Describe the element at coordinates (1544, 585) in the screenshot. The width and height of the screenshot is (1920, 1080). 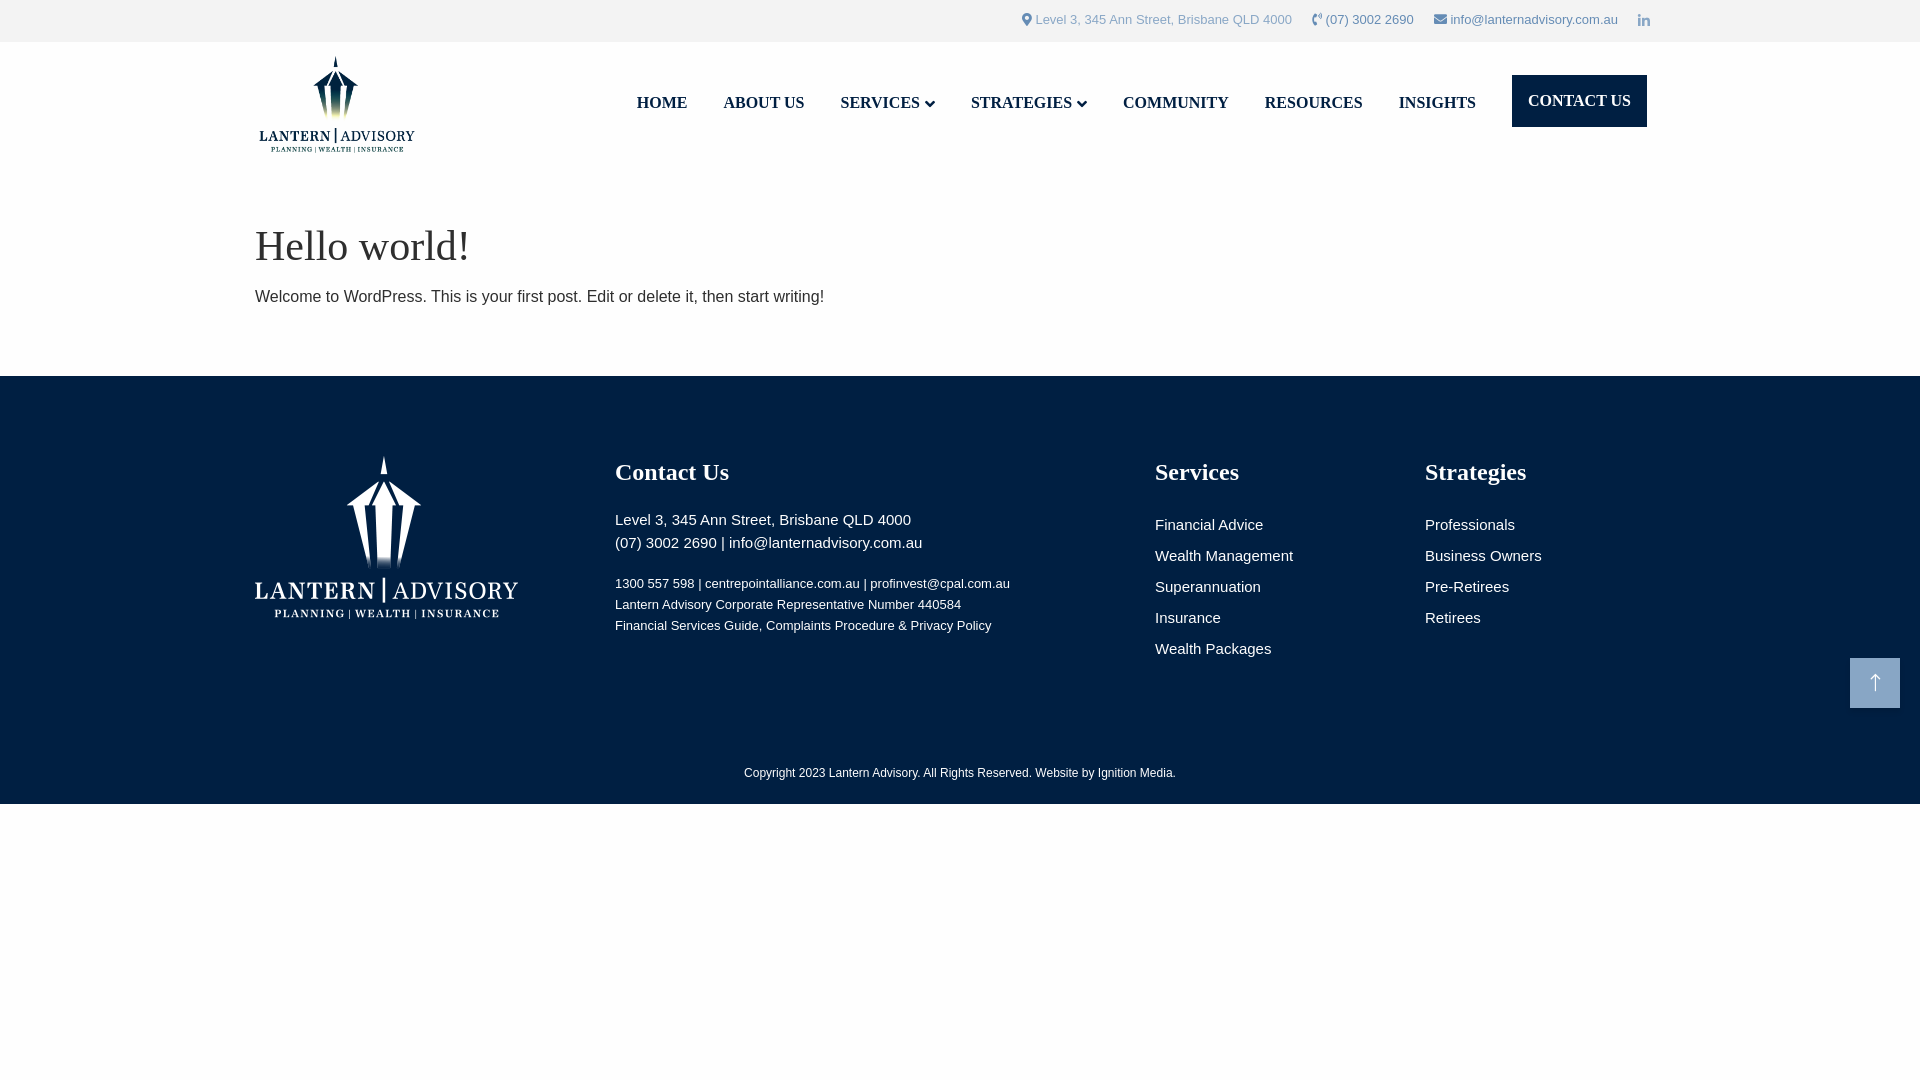
I see `'Pre-Retirees'` at that location.